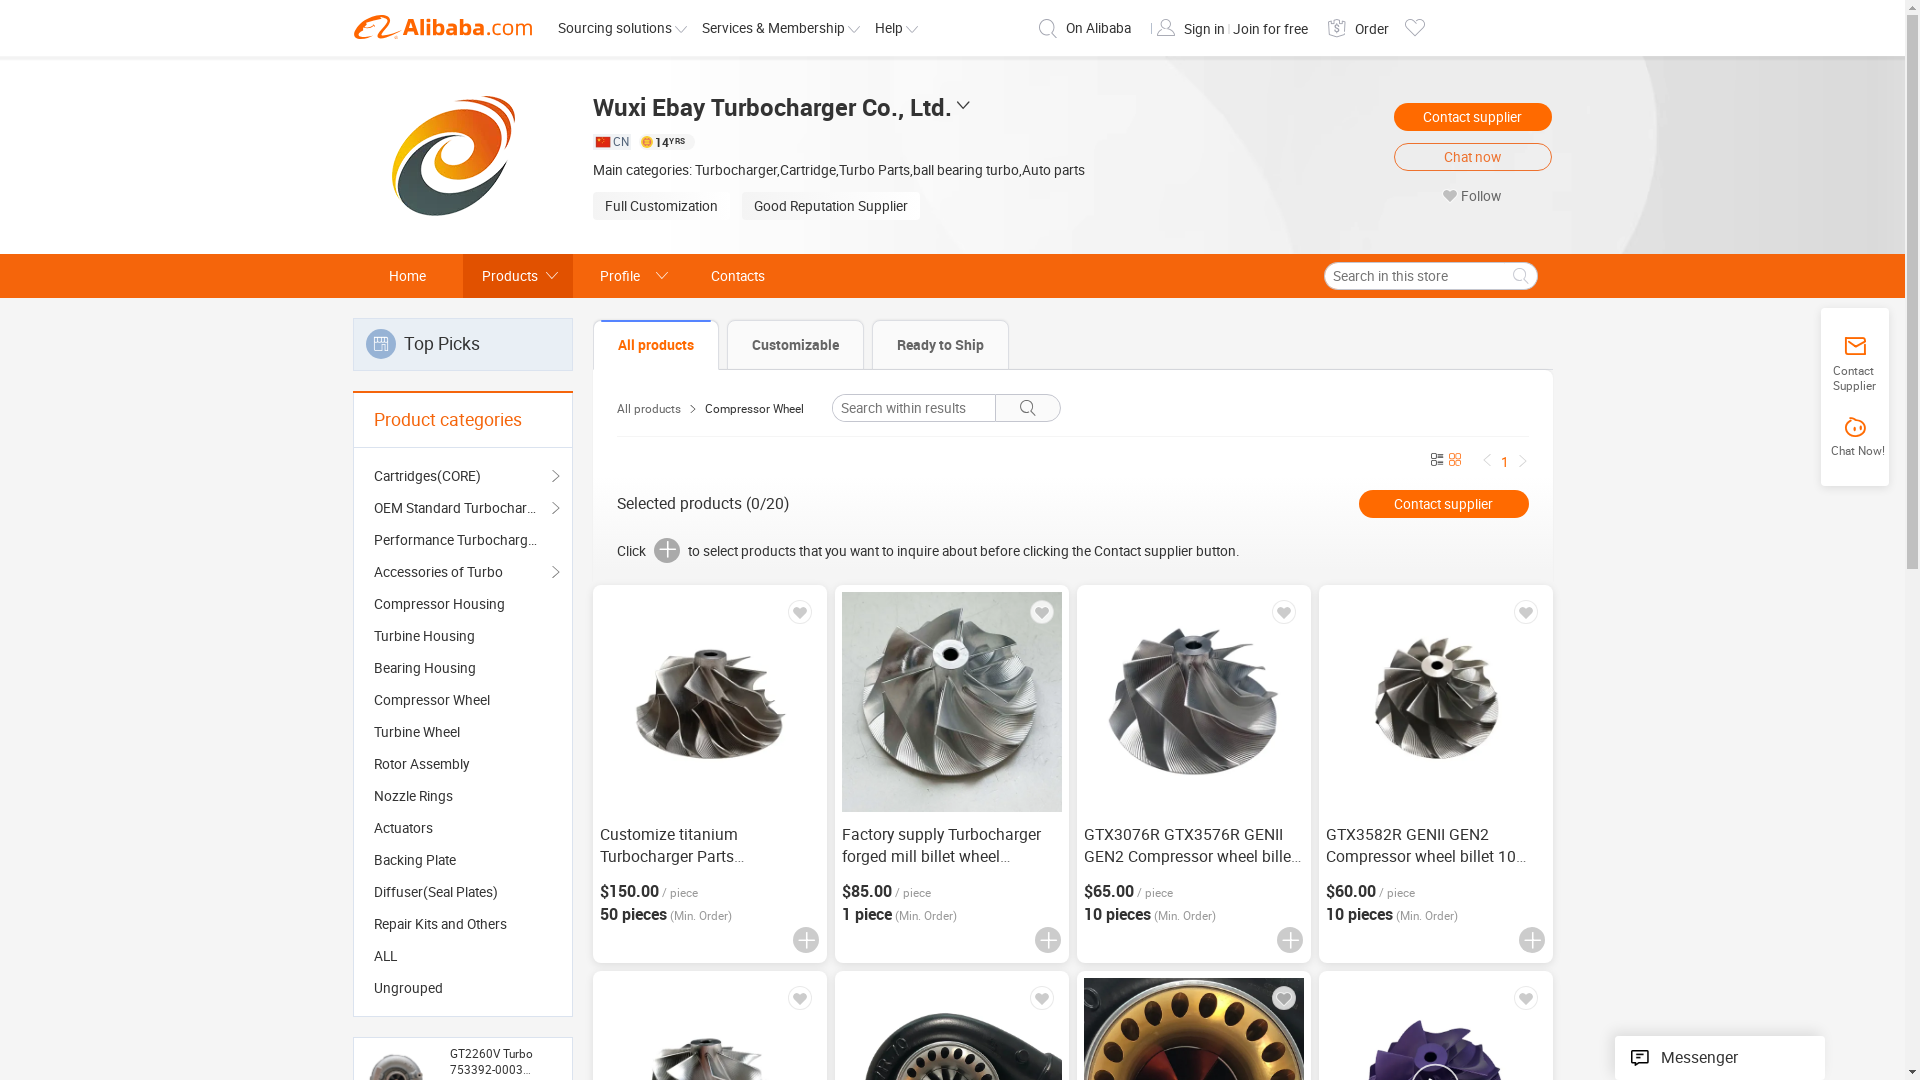  Describe the element at coordinates (461, 859) in the screenshot. I see `'Backing Plate'` at that location.